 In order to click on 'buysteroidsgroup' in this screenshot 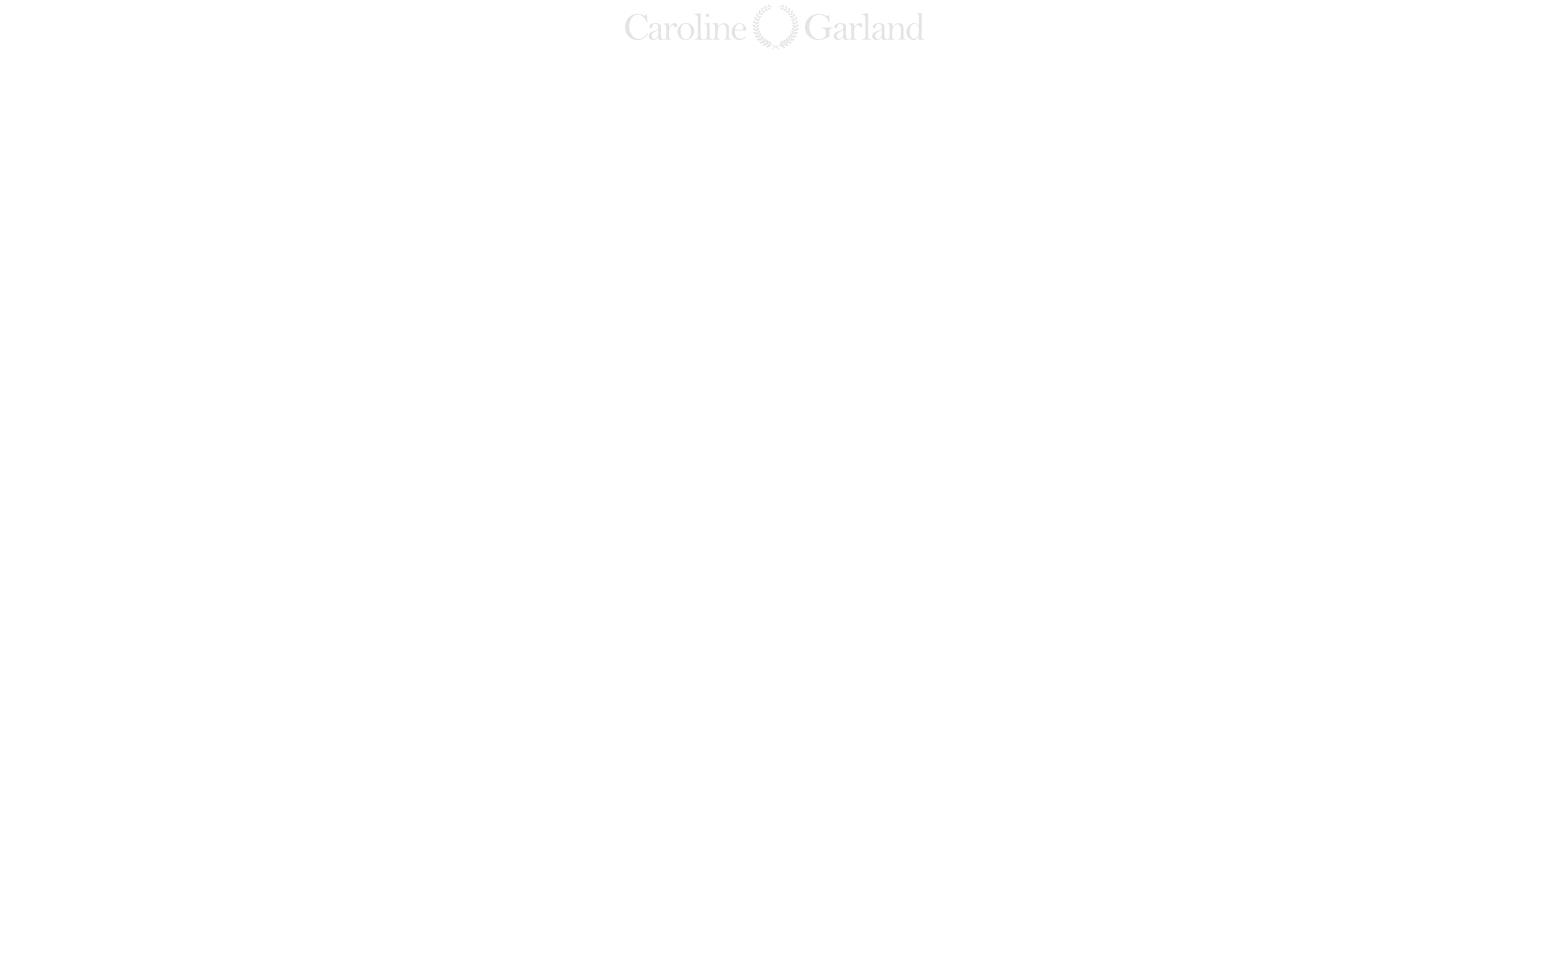, I will do `click(1233, 405)`.